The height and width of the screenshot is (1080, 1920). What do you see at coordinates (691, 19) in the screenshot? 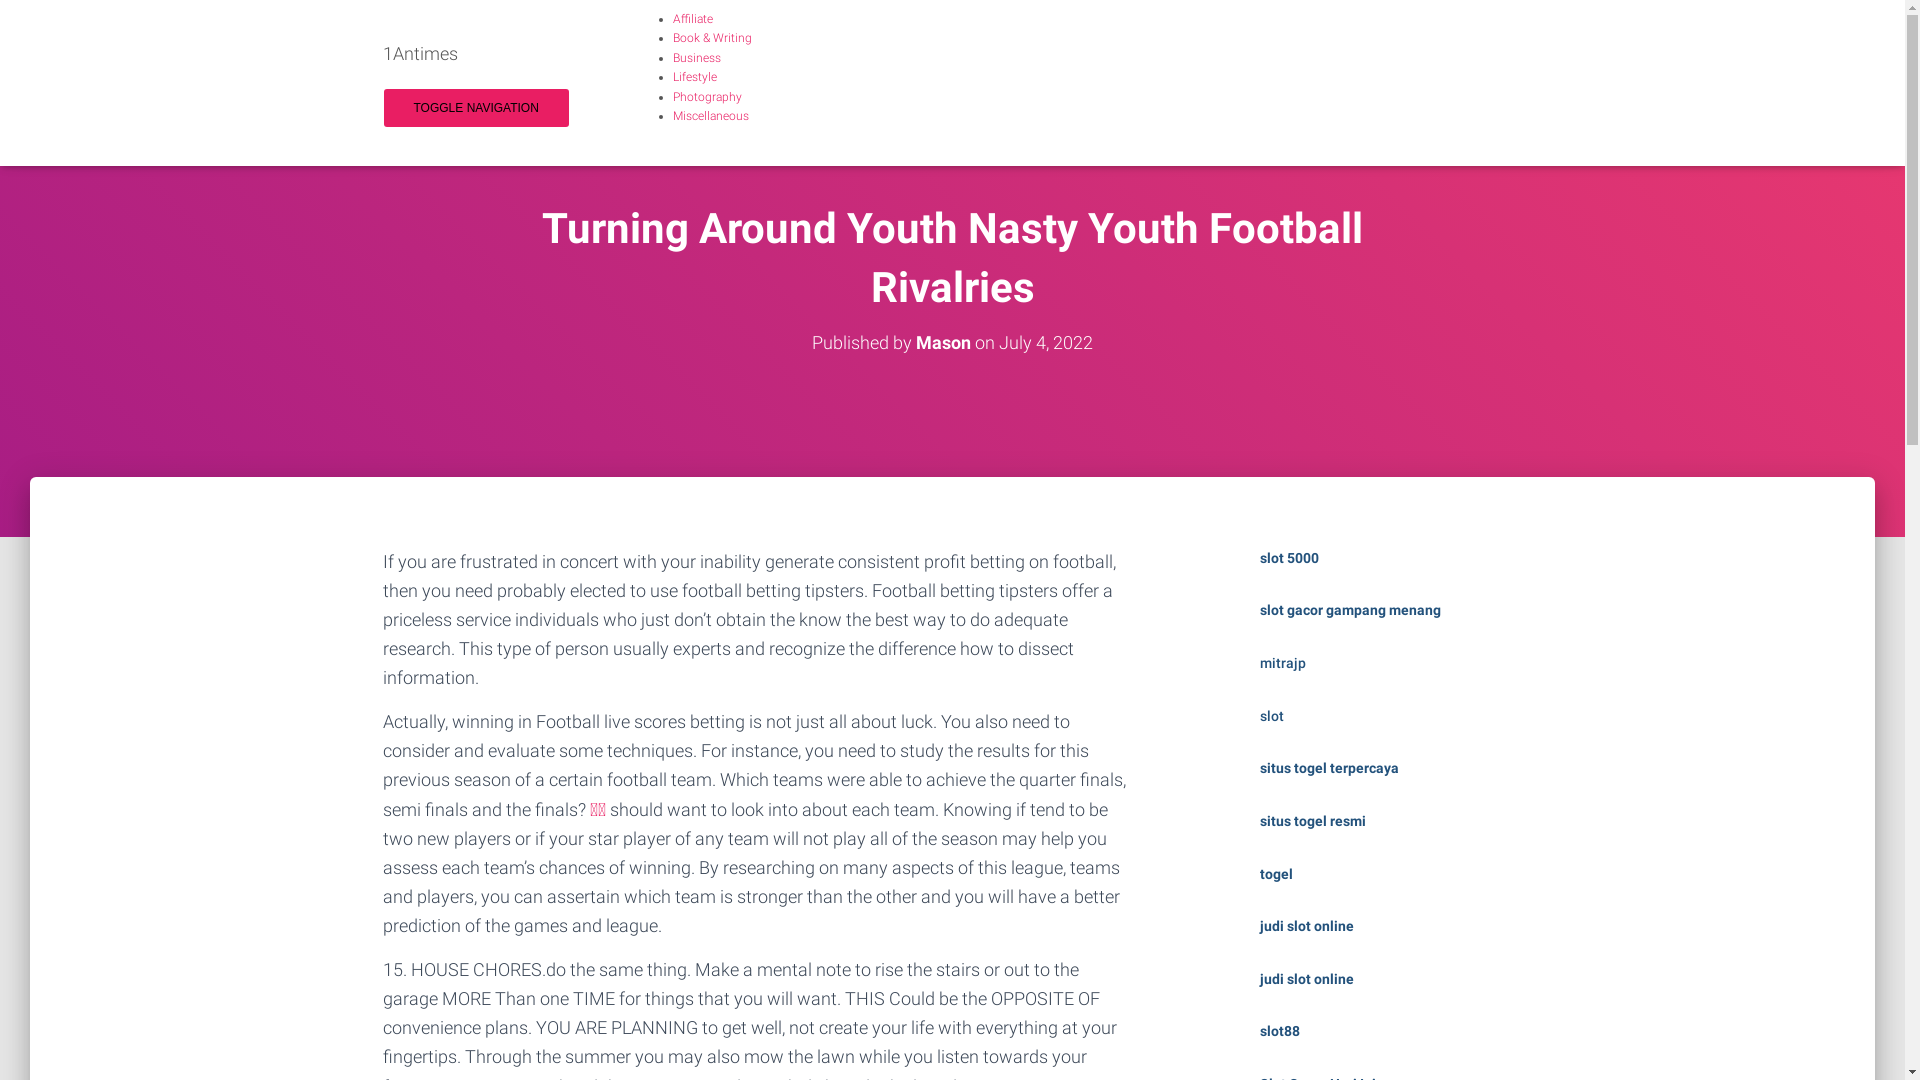
I see `'Affiliate'` at bounding box center [691, 19].